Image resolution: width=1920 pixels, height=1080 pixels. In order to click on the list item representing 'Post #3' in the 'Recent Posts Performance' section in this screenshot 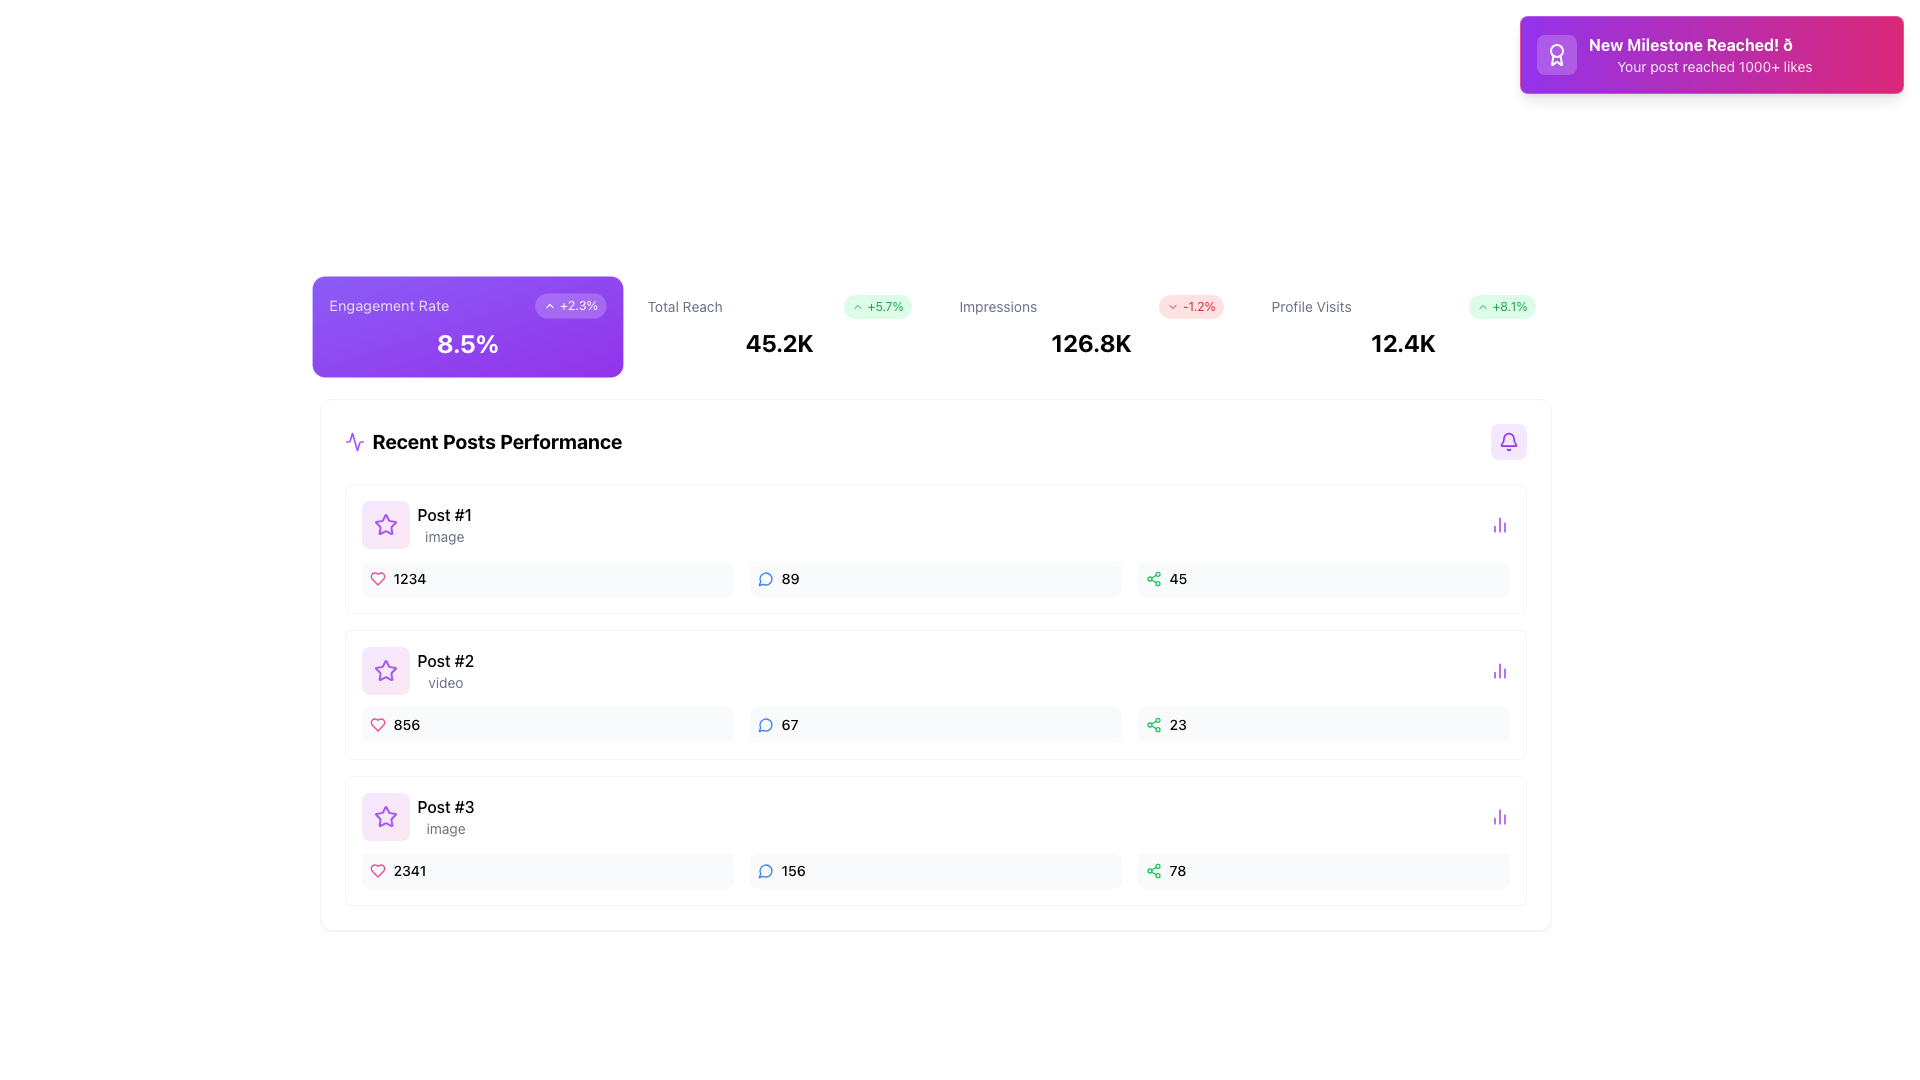, I will do `click(416, 817)`.